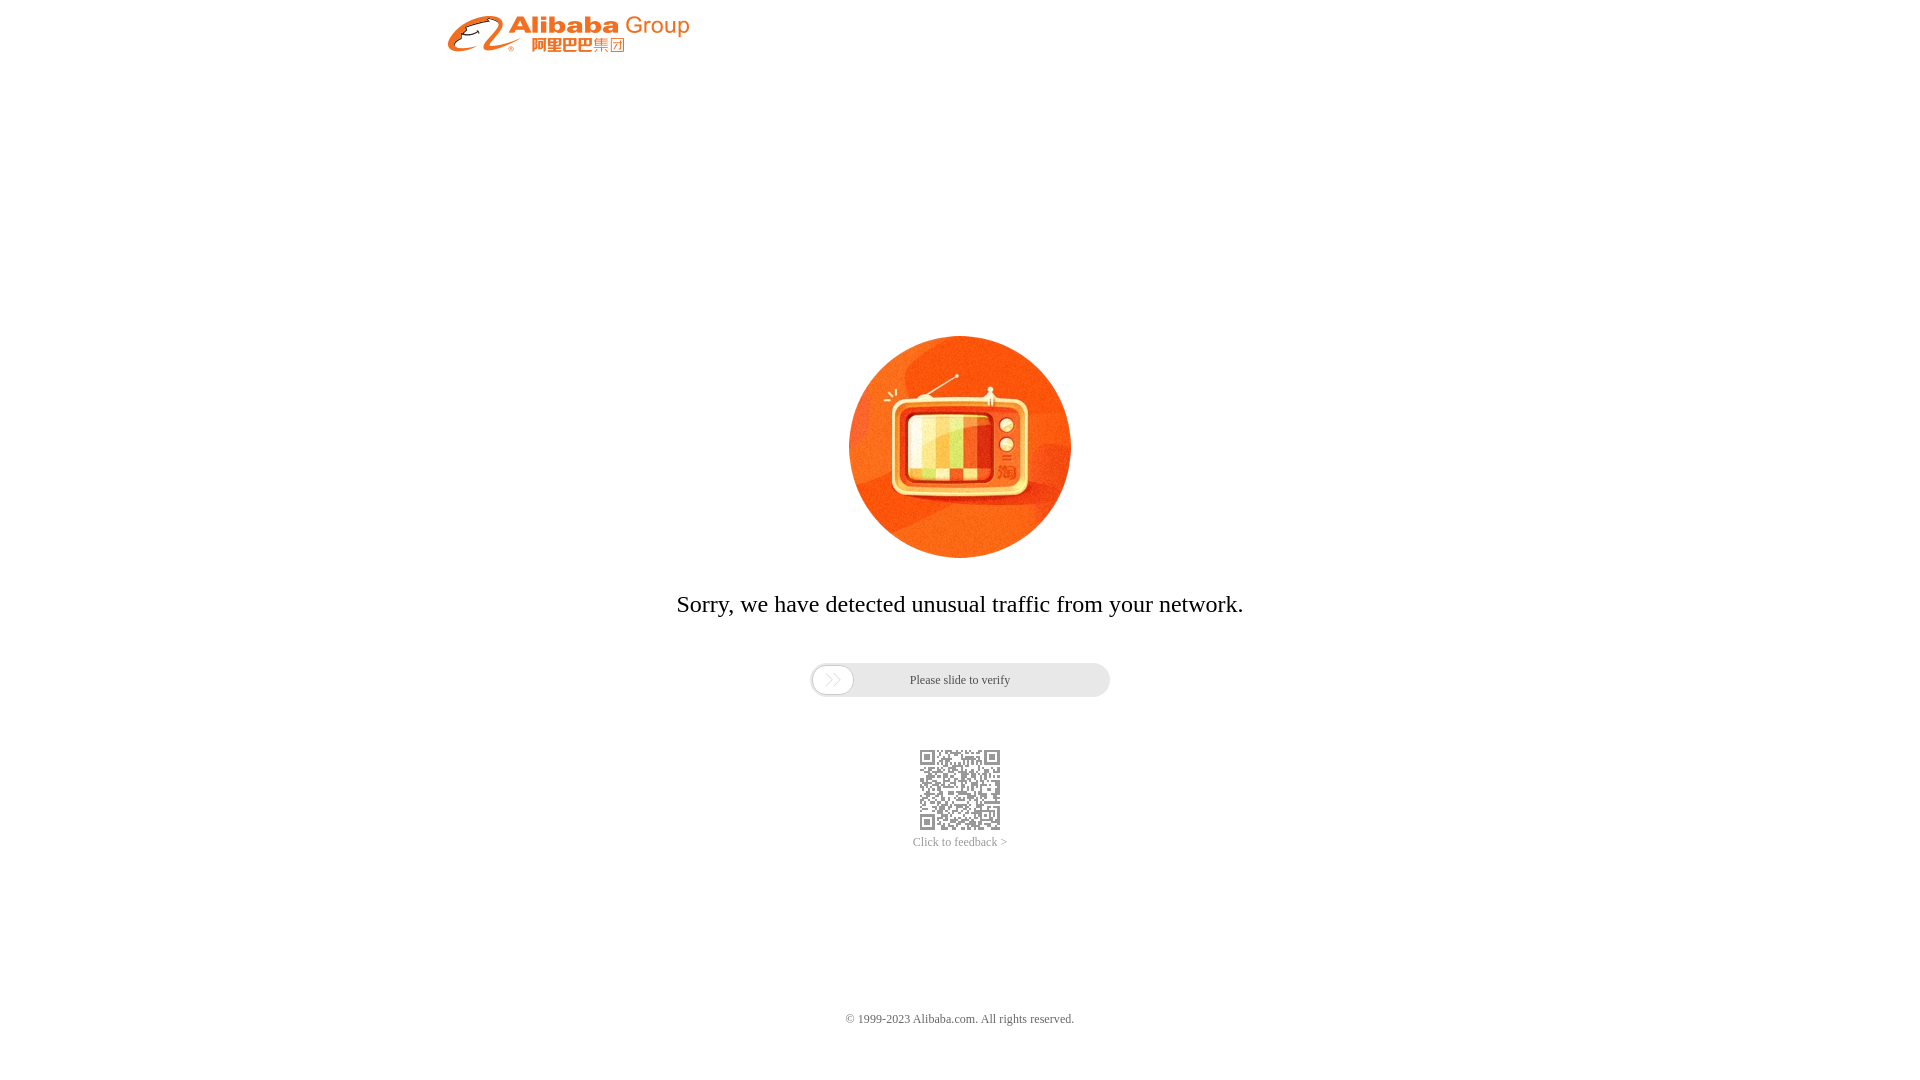 The width and height of the screenshot is (1920, 1080). I want to click on 'Click to feedback >', so click(911, 842).